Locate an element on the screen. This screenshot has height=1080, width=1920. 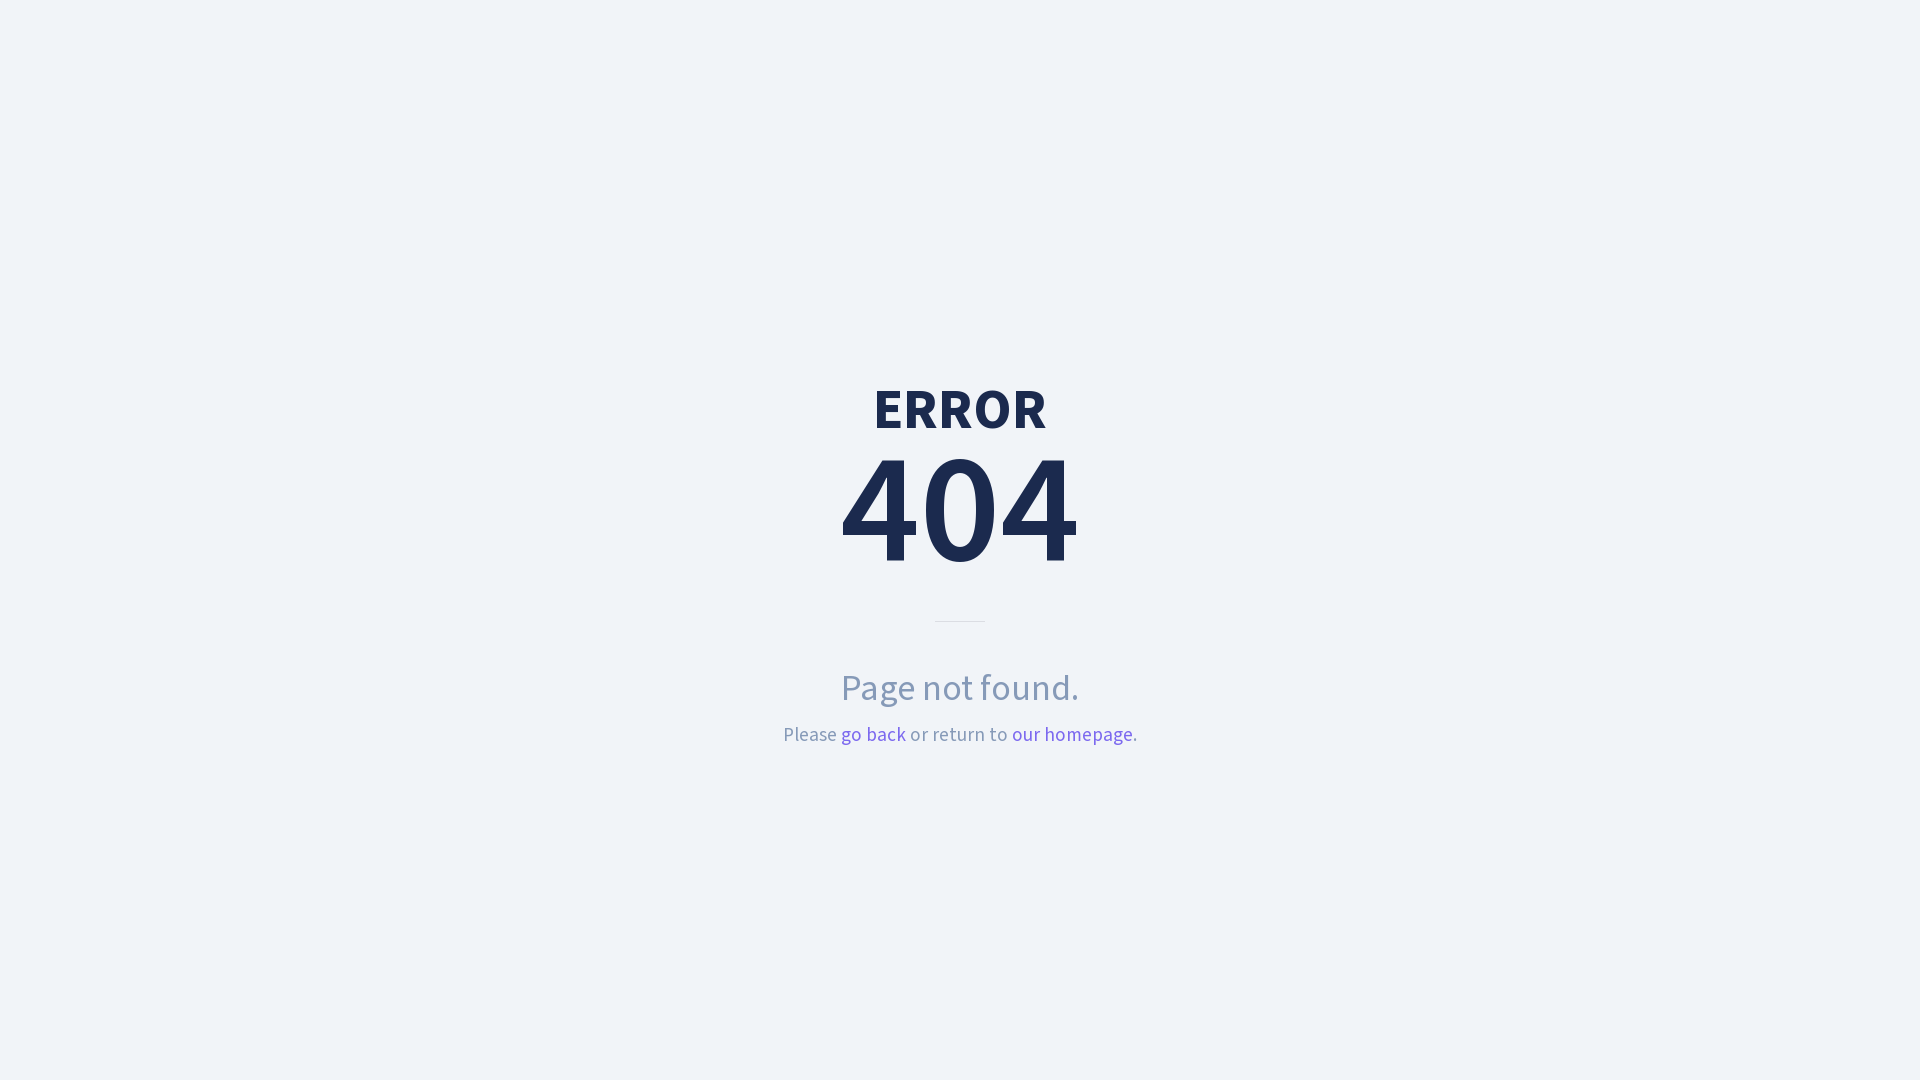
'our homepage' is located at coordinates (1071, 733).